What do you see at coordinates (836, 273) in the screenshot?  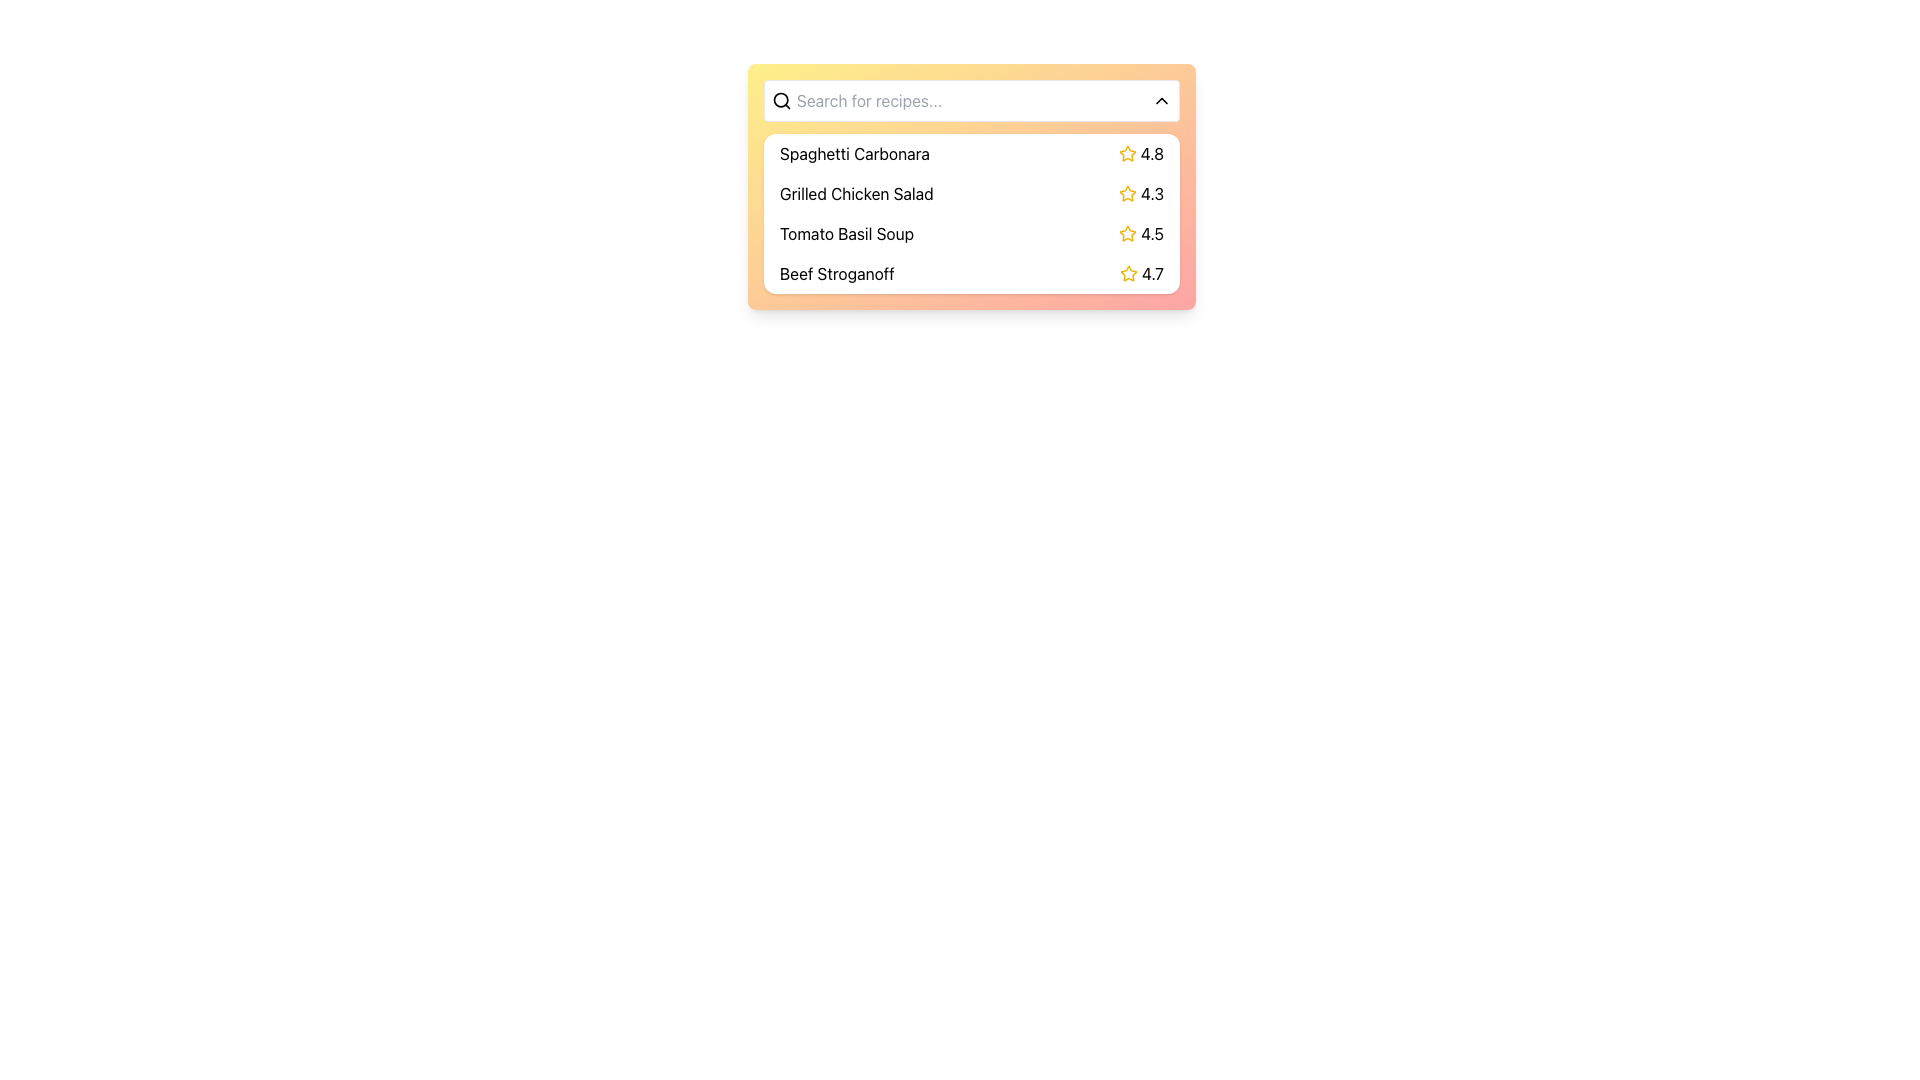 I see `the 'Beef Stroganoff' text label in the recipe search dropdown menu` at bounding box center [836, 273].